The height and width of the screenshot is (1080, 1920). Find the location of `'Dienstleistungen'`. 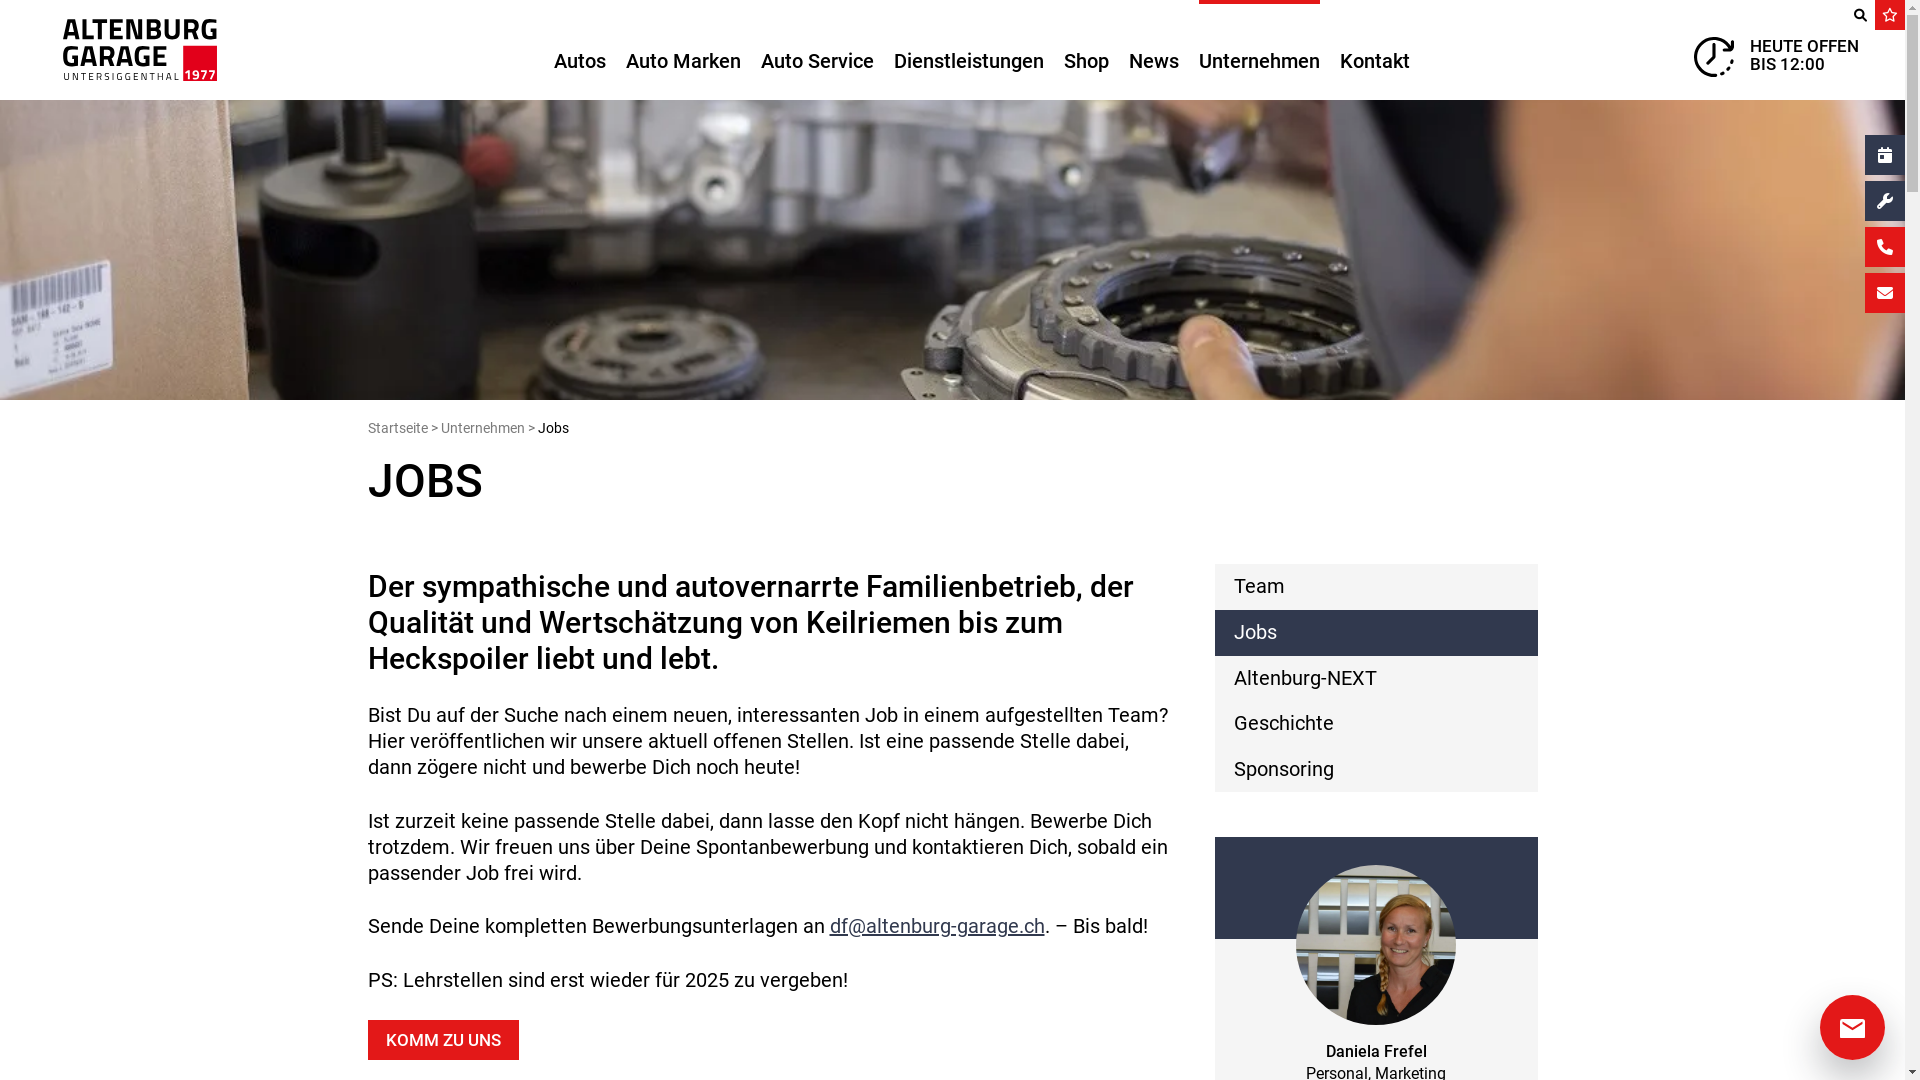

'Dienstleistungen' is located at coordinates (892, 49).